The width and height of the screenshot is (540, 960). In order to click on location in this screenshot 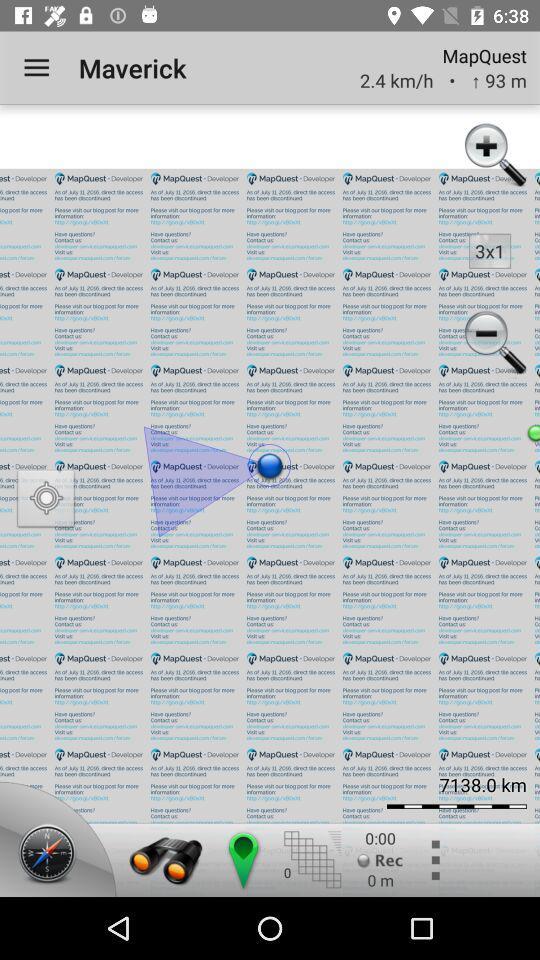, I will do `click(46, 500)`.